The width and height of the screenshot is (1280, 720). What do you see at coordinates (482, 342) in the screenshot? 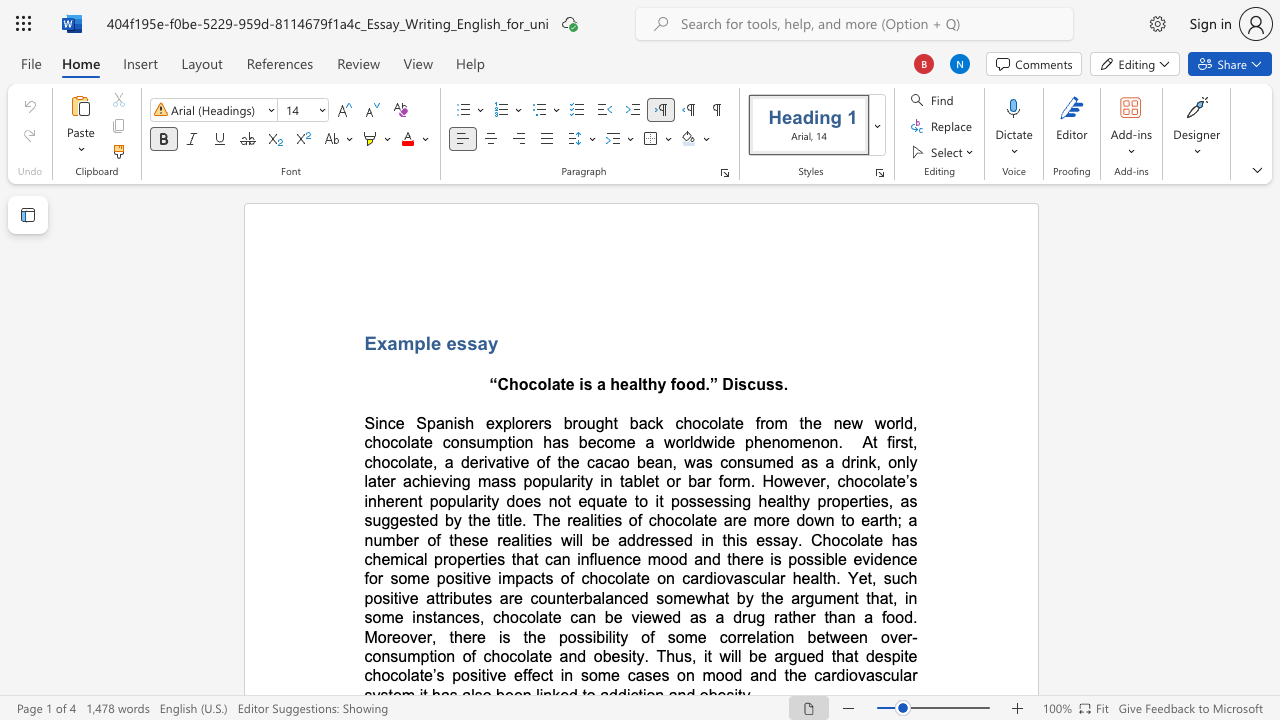
I see `the 2th character "a" in the text` at bounding box center [482, 342].